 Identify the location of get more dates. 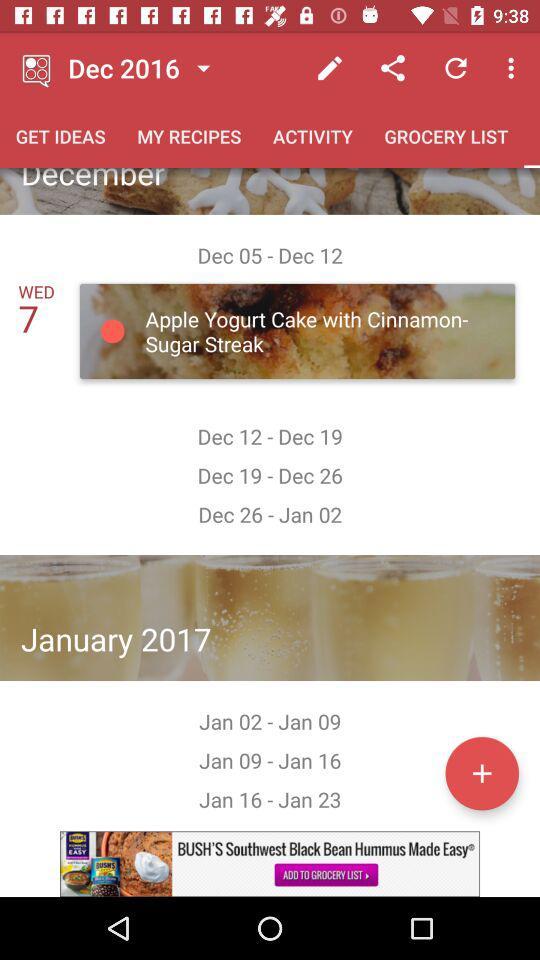
(481, 772).